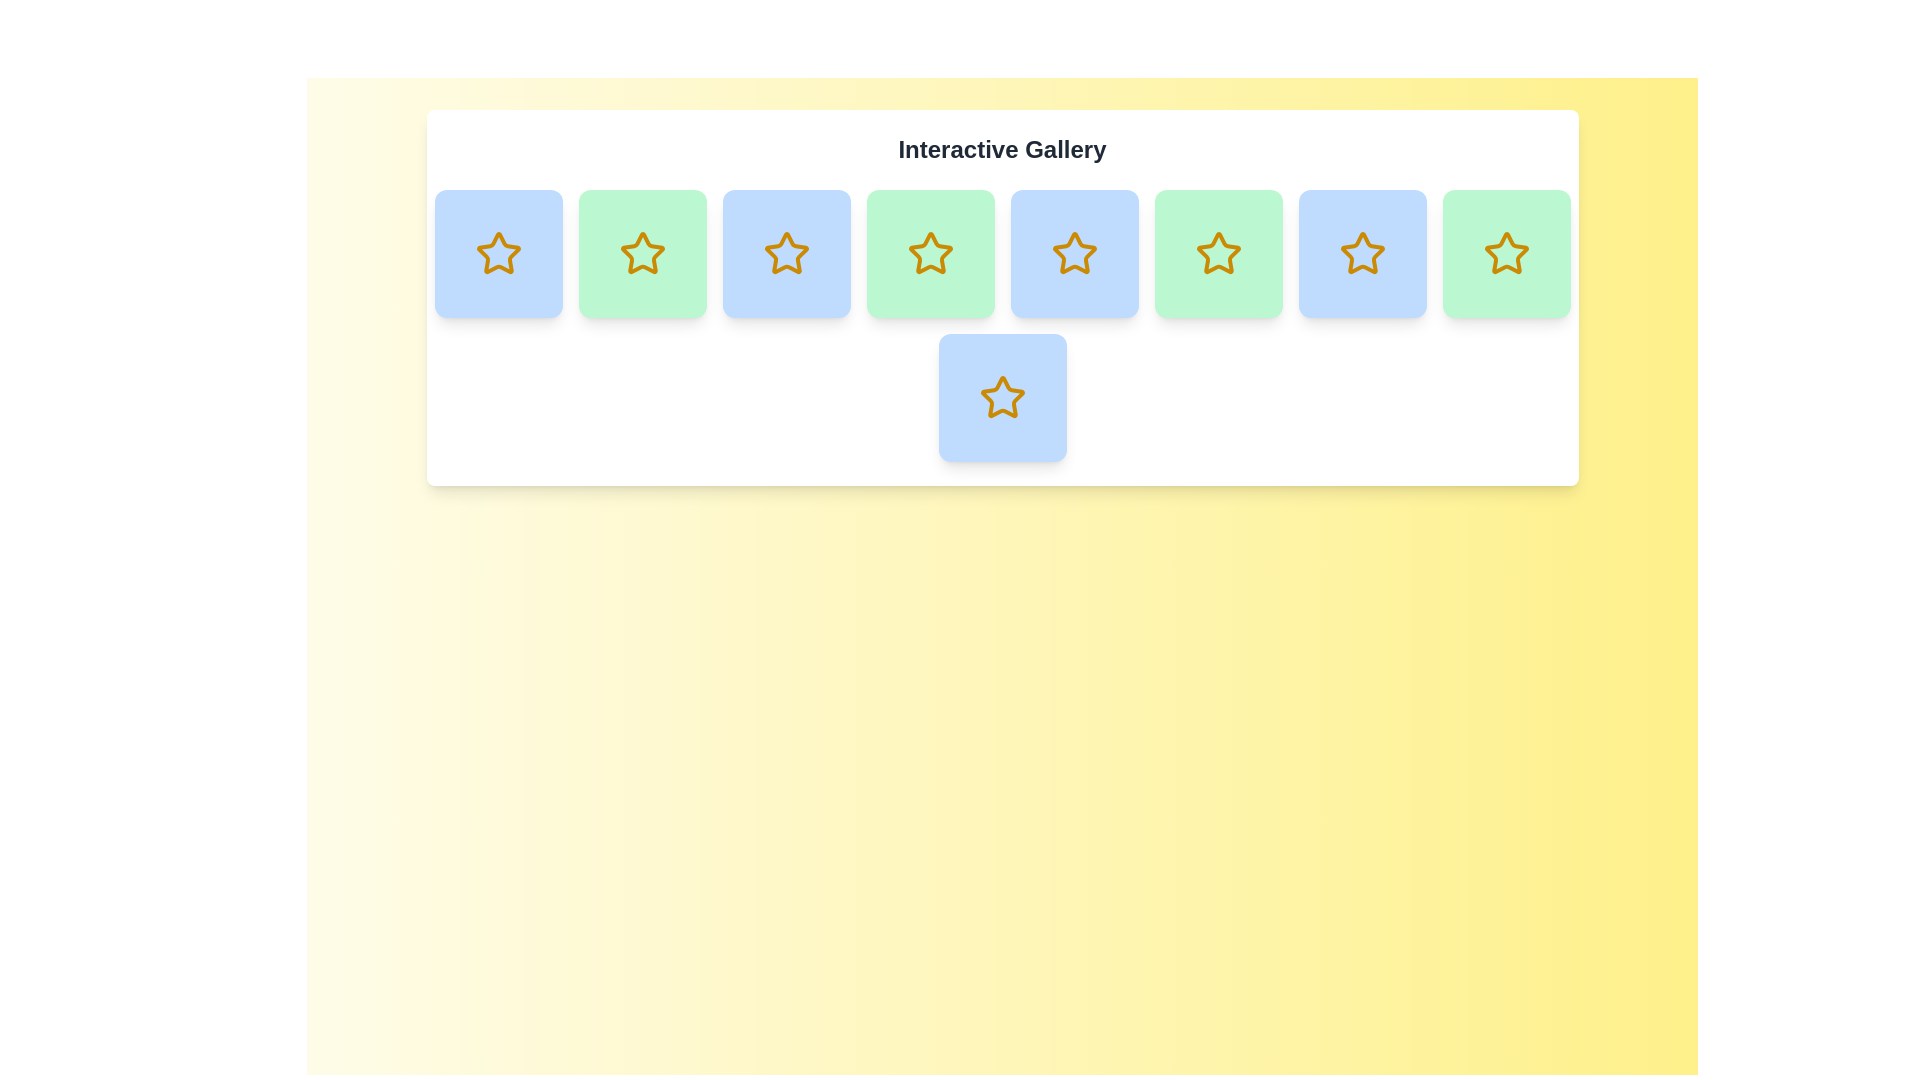  What do you see at coordinates (1002, 397) in the screenshot?
I see `the star-shaped icon outlined in yellow, which is centered within the fifth tile of eight in a gallery layout, featuring a light blue background and a modern flat design` at bounding box center [1002, 397].